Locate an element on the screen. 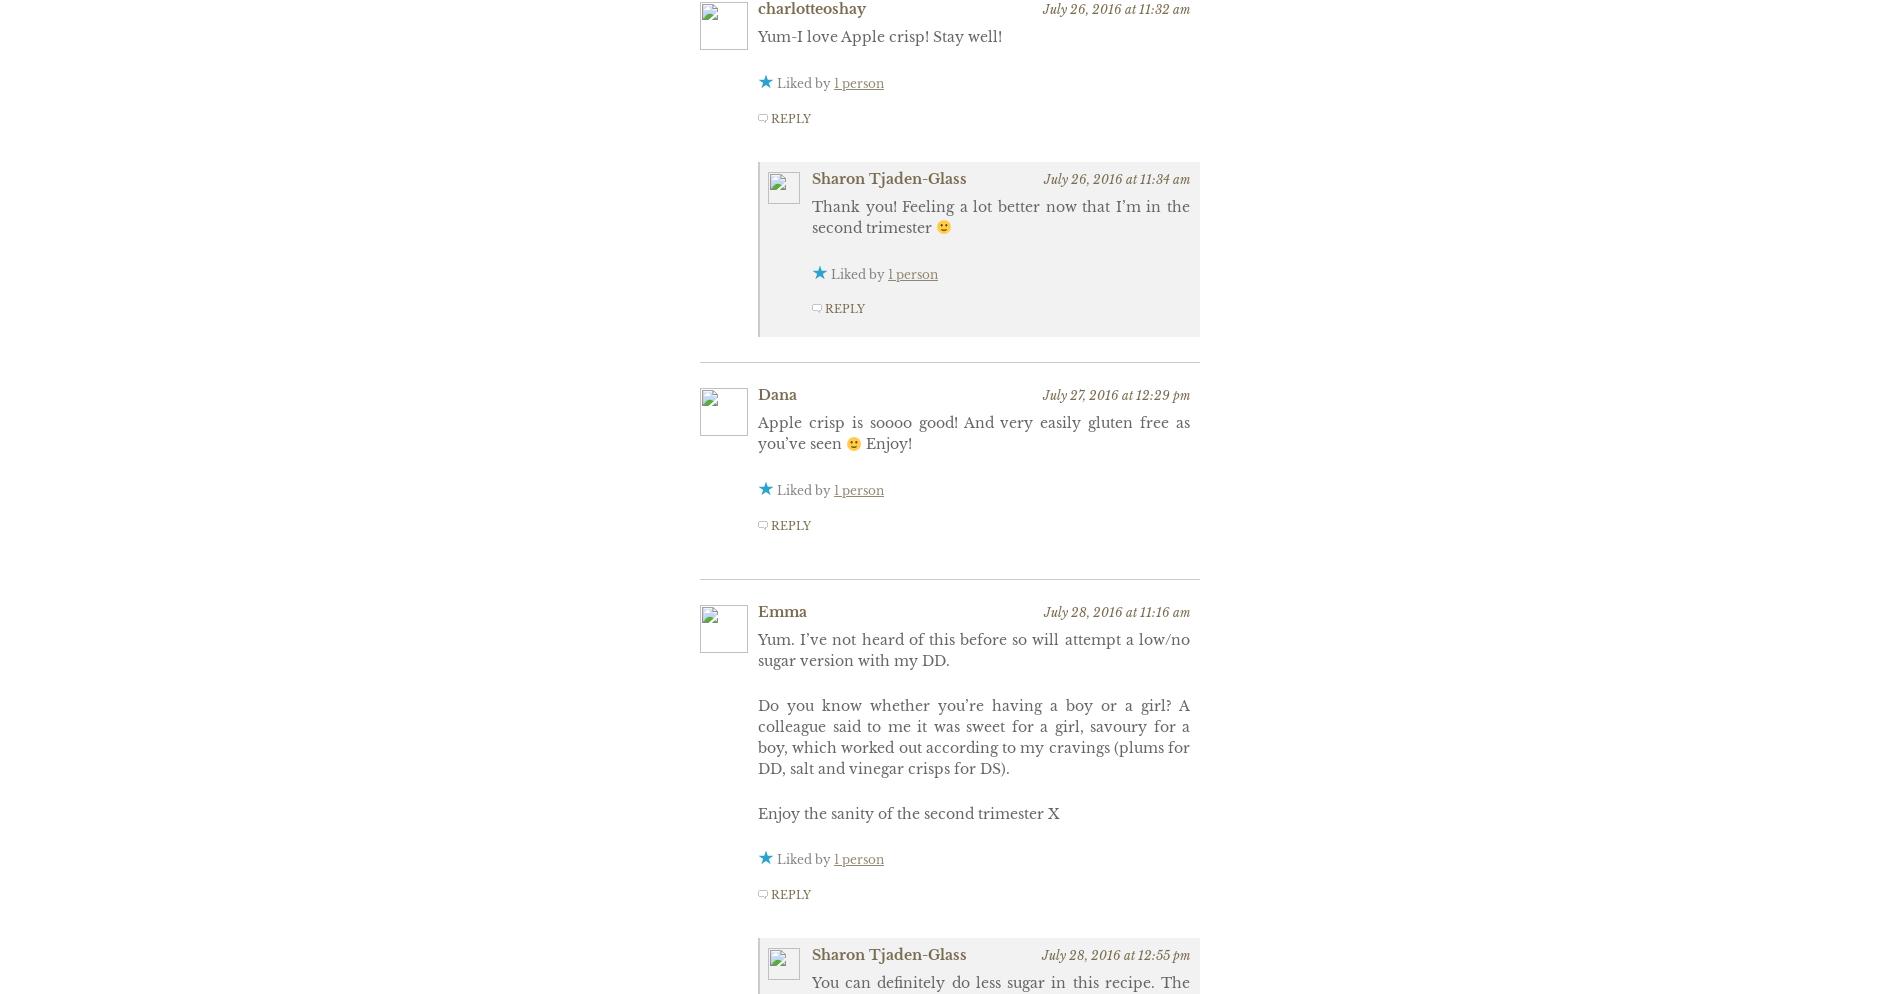  'Yum. I’ve not heard of this before so will attempt a low/no sugar version with my DD.' is located at coordinates (973, 649).